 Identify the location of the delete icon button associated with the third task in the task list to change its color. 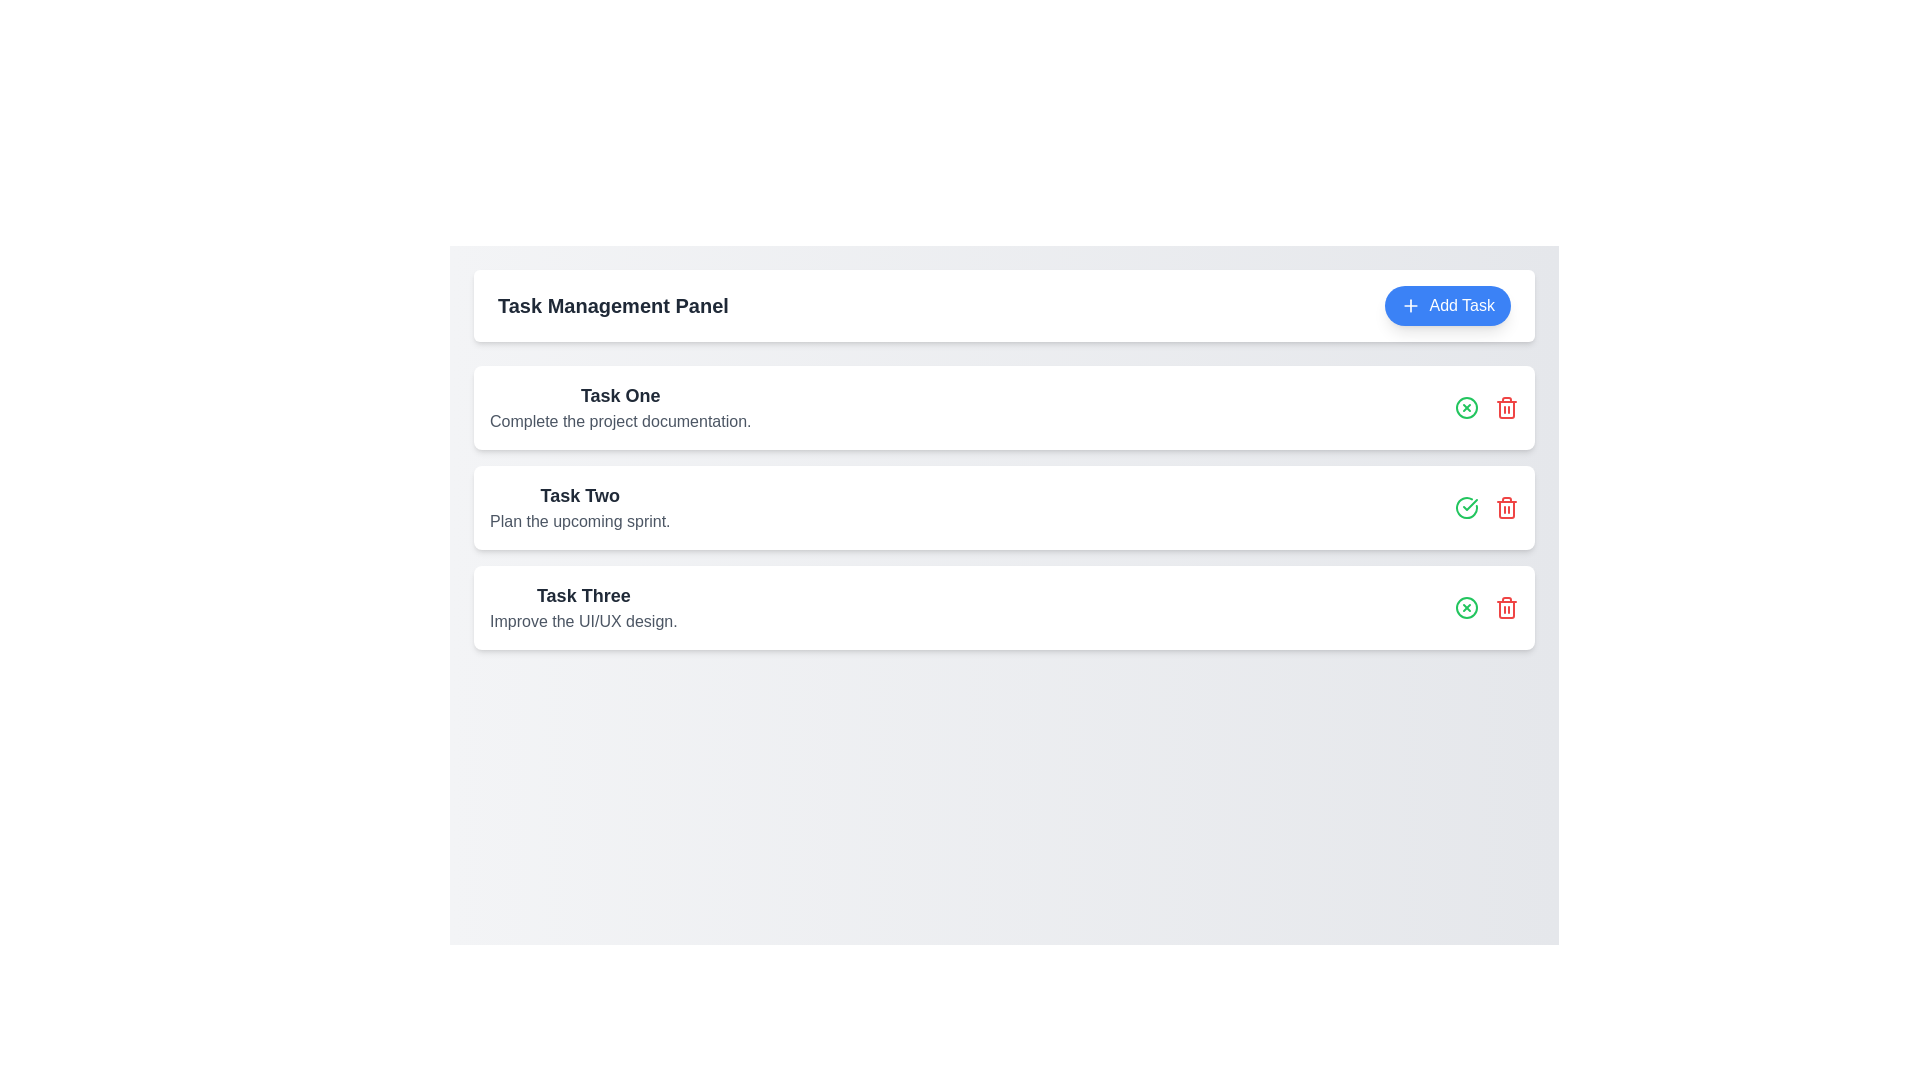
(1507, 507).